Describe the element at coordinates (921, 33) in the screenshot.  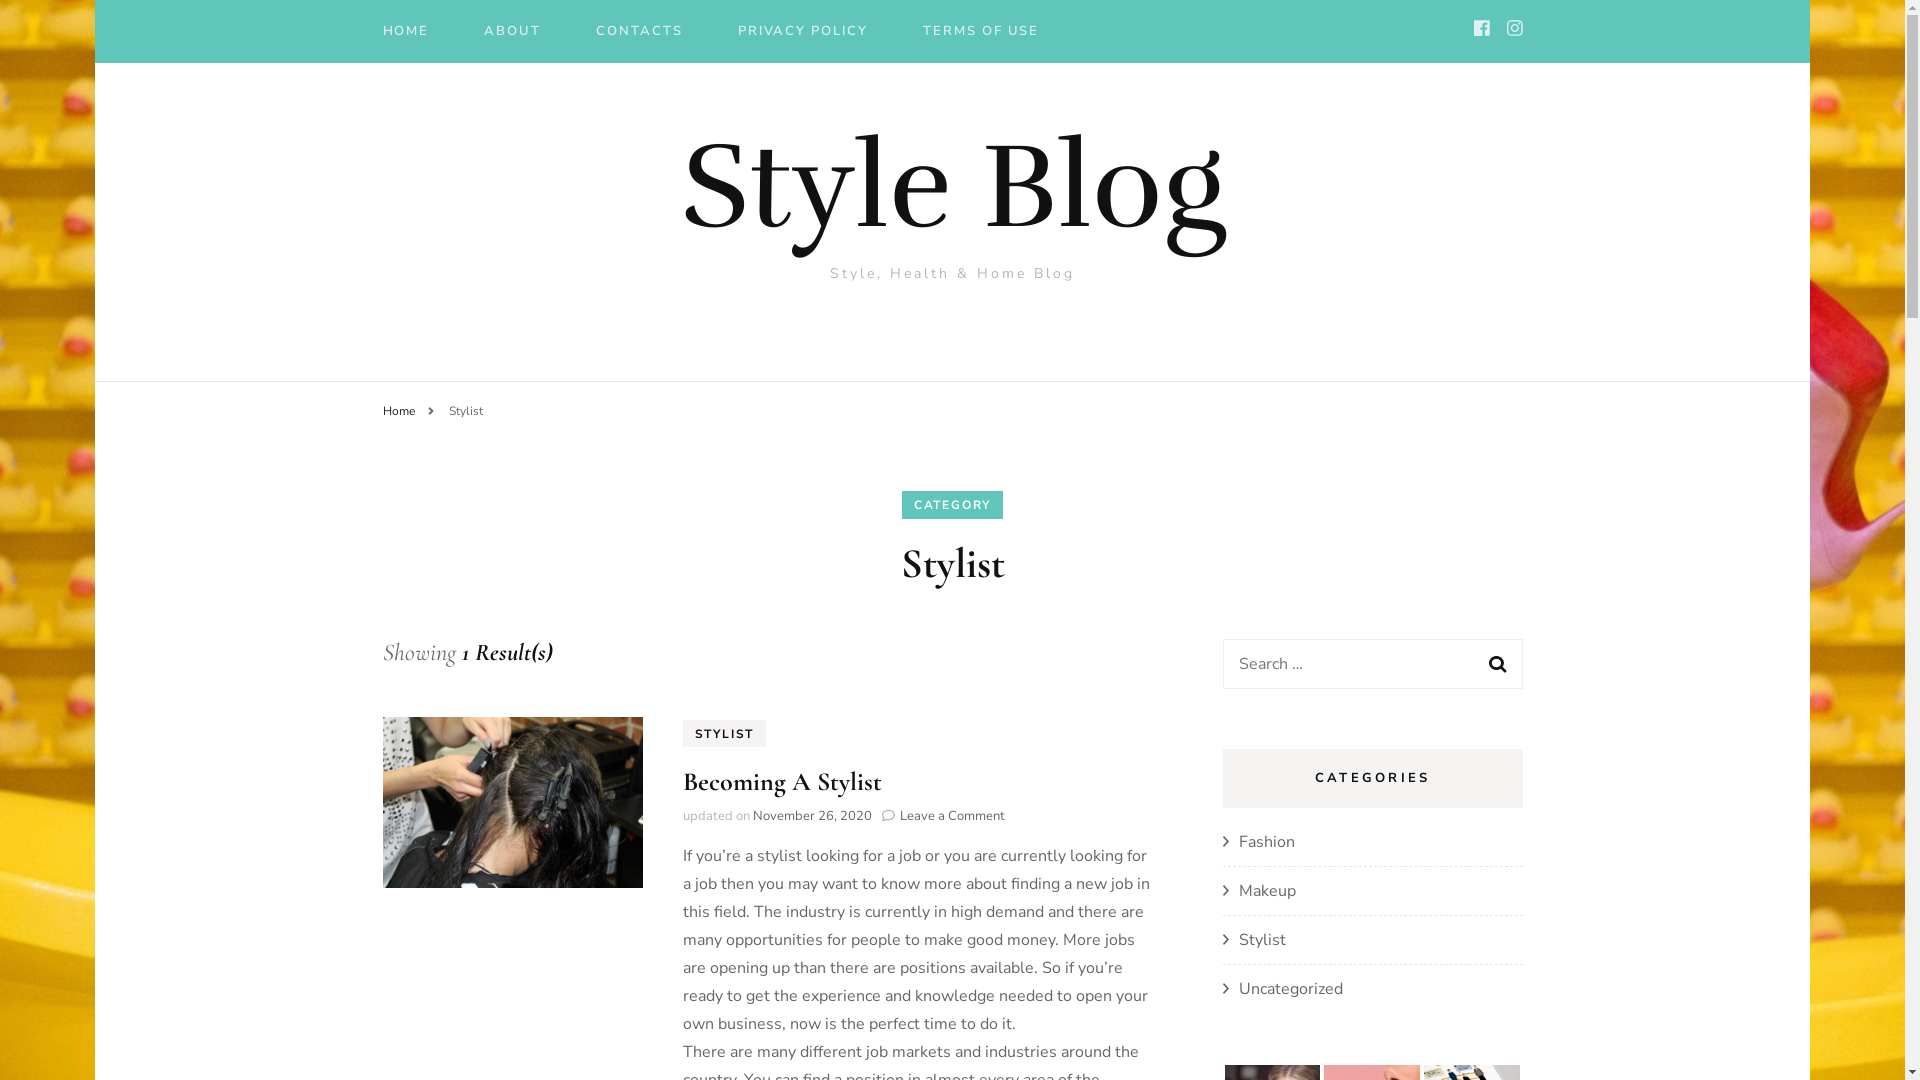
I see `'TERMS OF USE'` at that location.